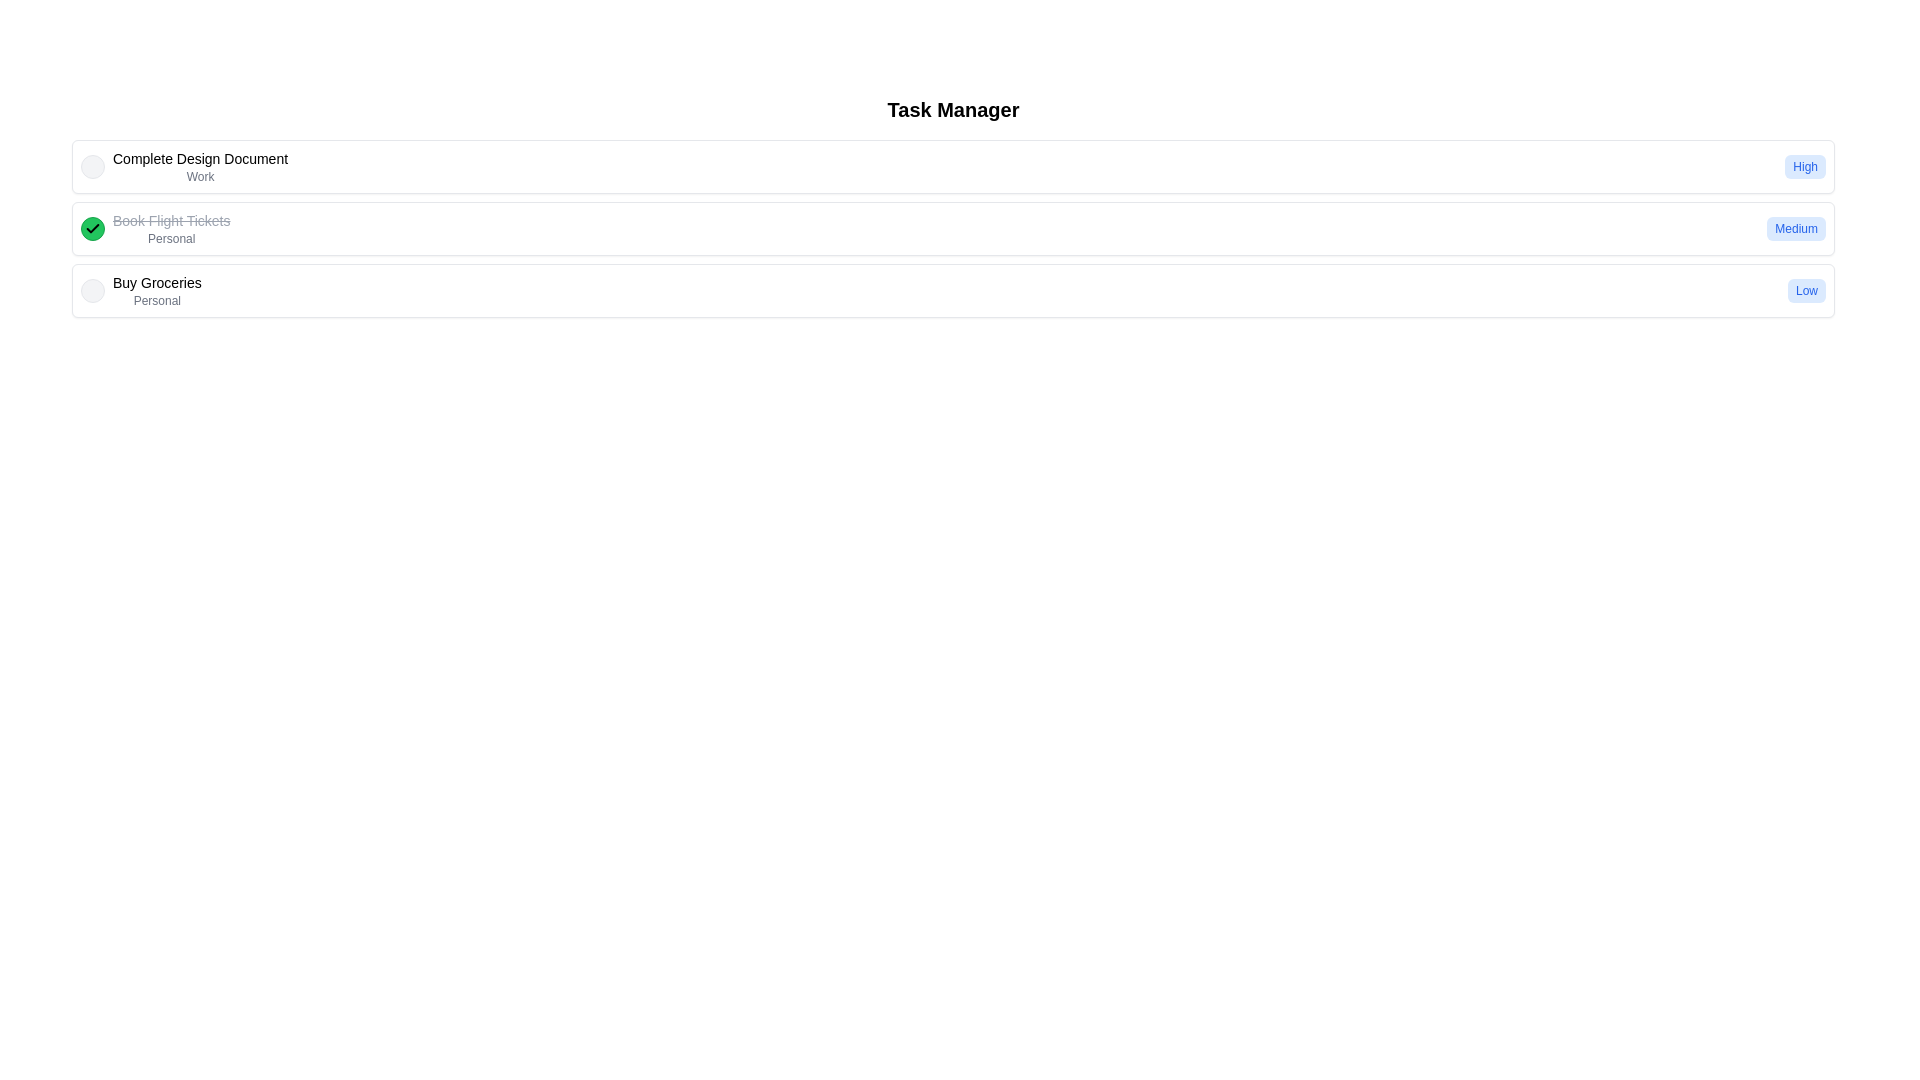  I want to click on the label with bold blue text reading 'Low', located at the far right end of the row for the 'Buy Groceries' task, so click(1806, 290).